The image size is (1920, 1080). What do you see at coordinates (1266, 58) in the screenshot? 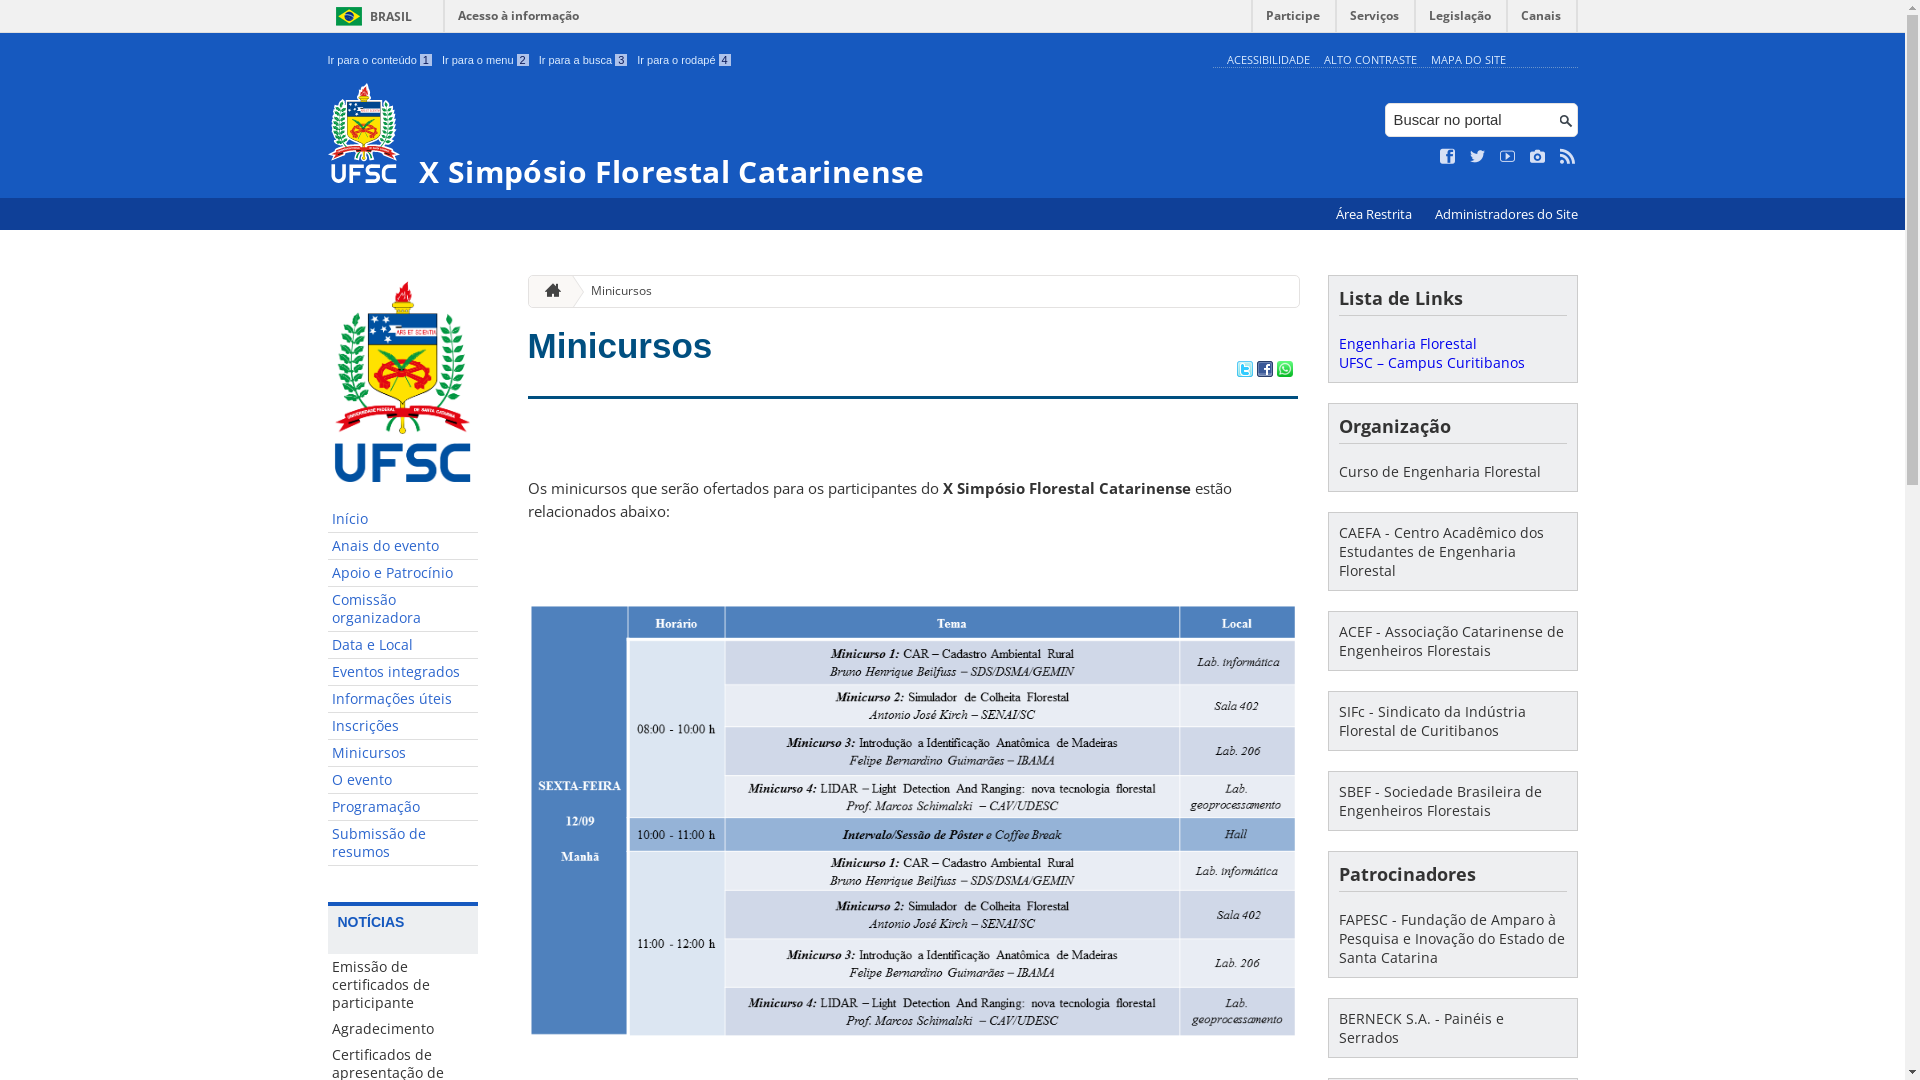
I see `'ACESSIBILIDADE'` at bounding box center [1266, 58].